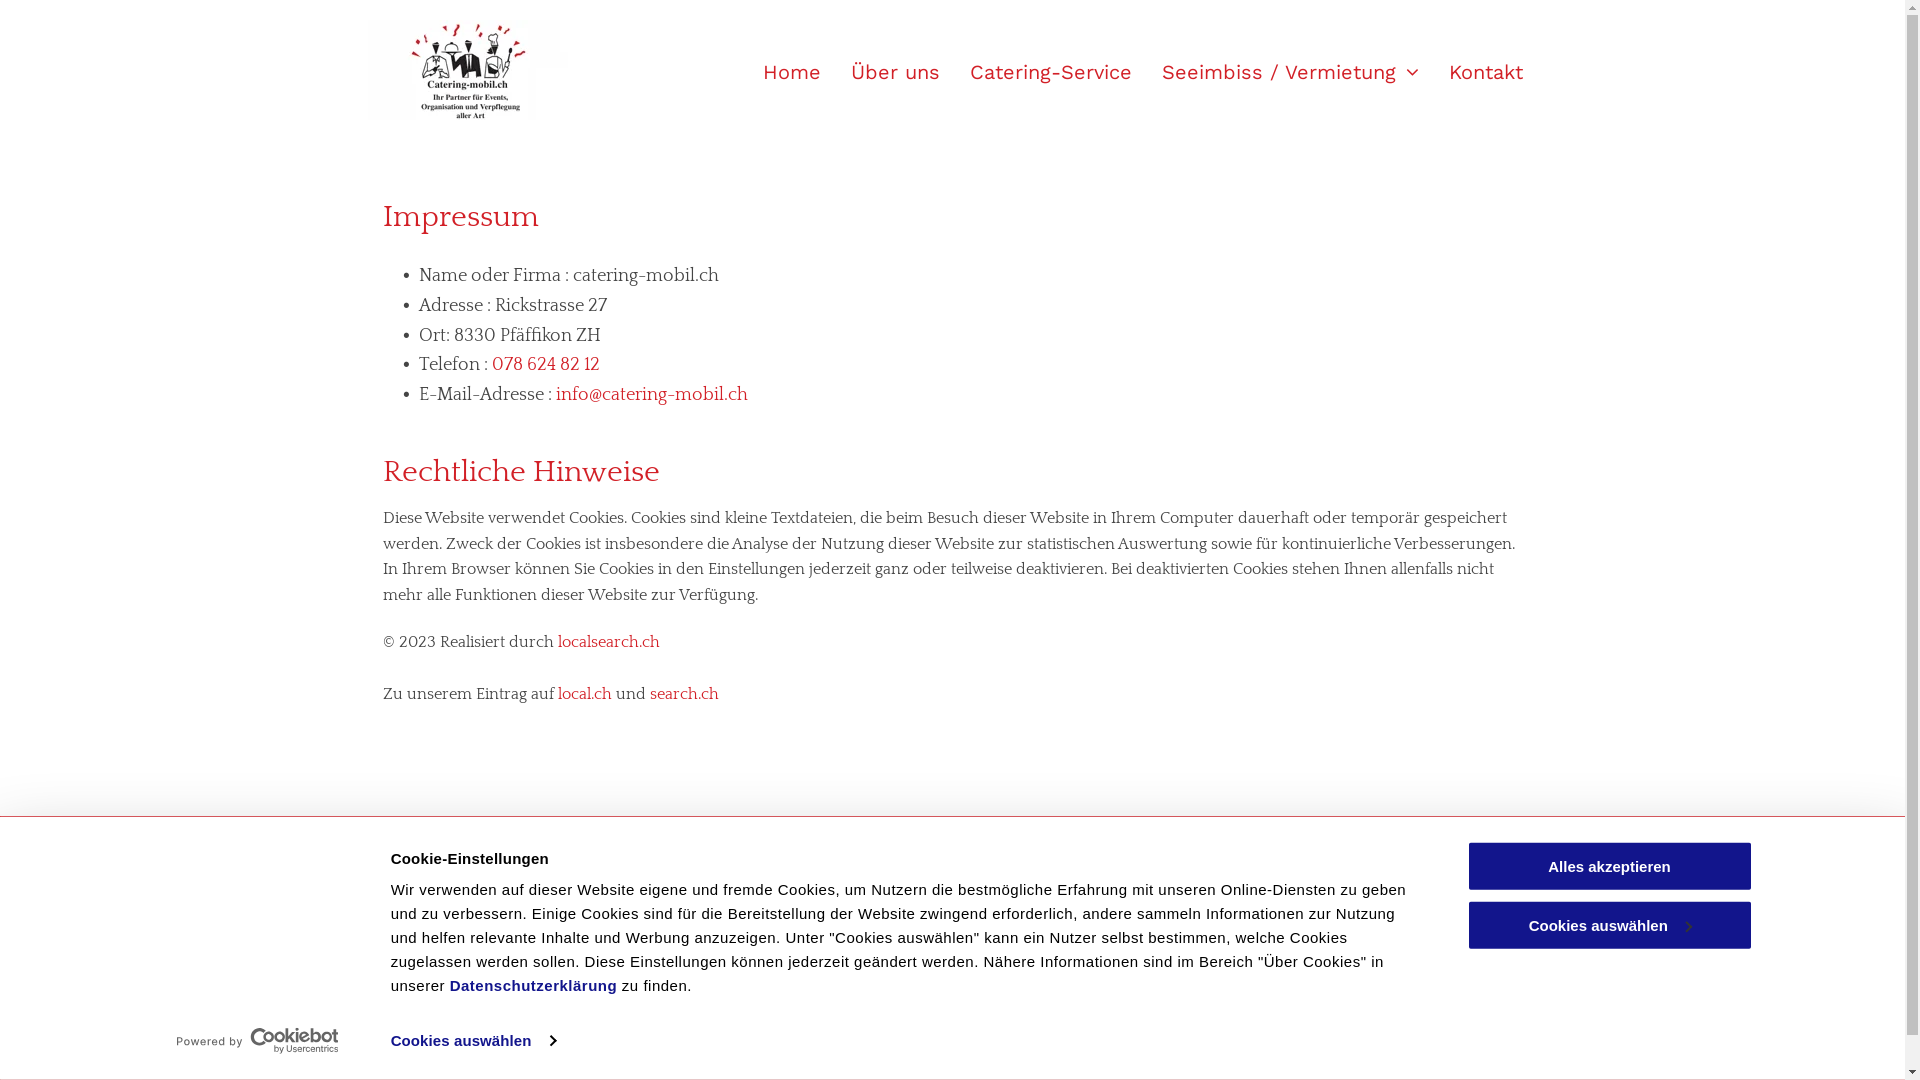 The width and height of the screenshot is (1920, 1080). What do you see at coordinates (1465, 865) in the screenshot?
I see `'Alles akzeptieren'` at bounding box center [1465, 865].